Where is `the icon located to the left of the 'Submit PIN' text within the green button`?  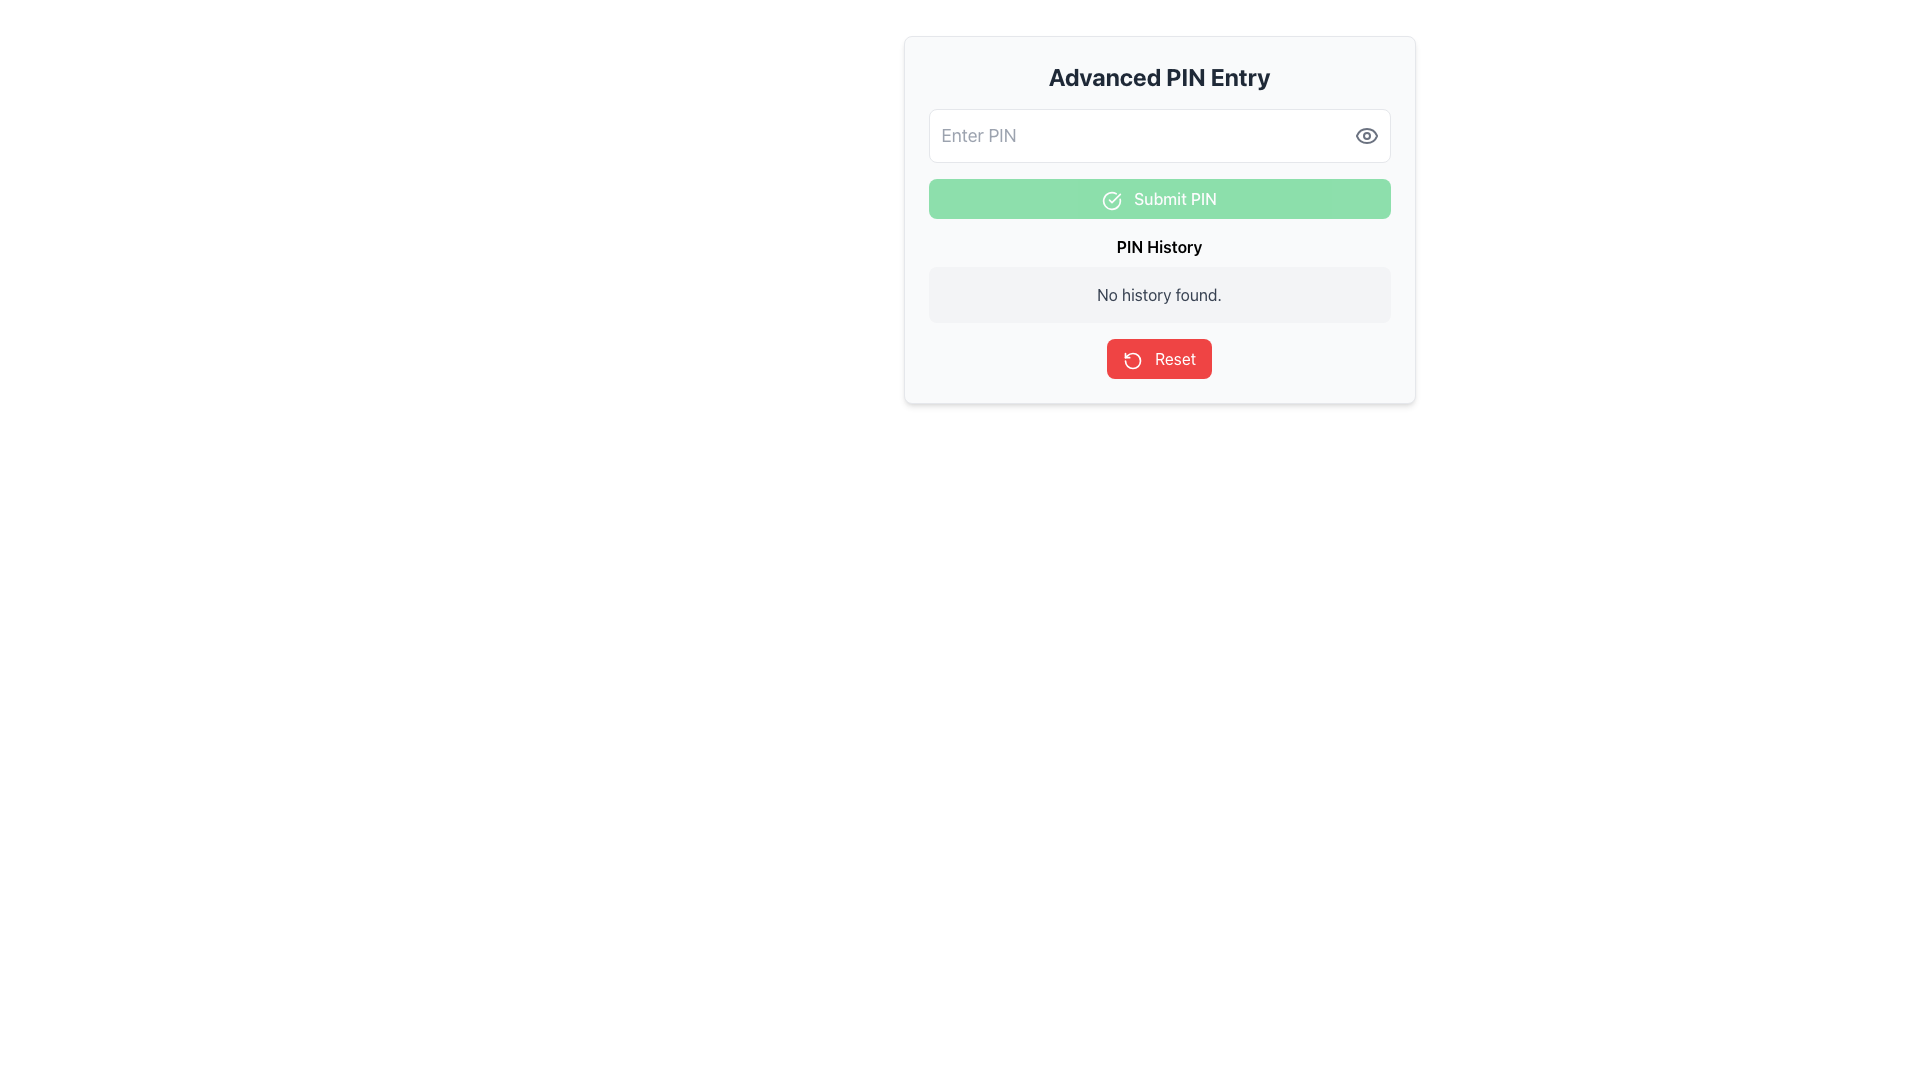
the icon located to the left of the 'Submit PIN' text within the green button is located at coordinates (1111, 200).